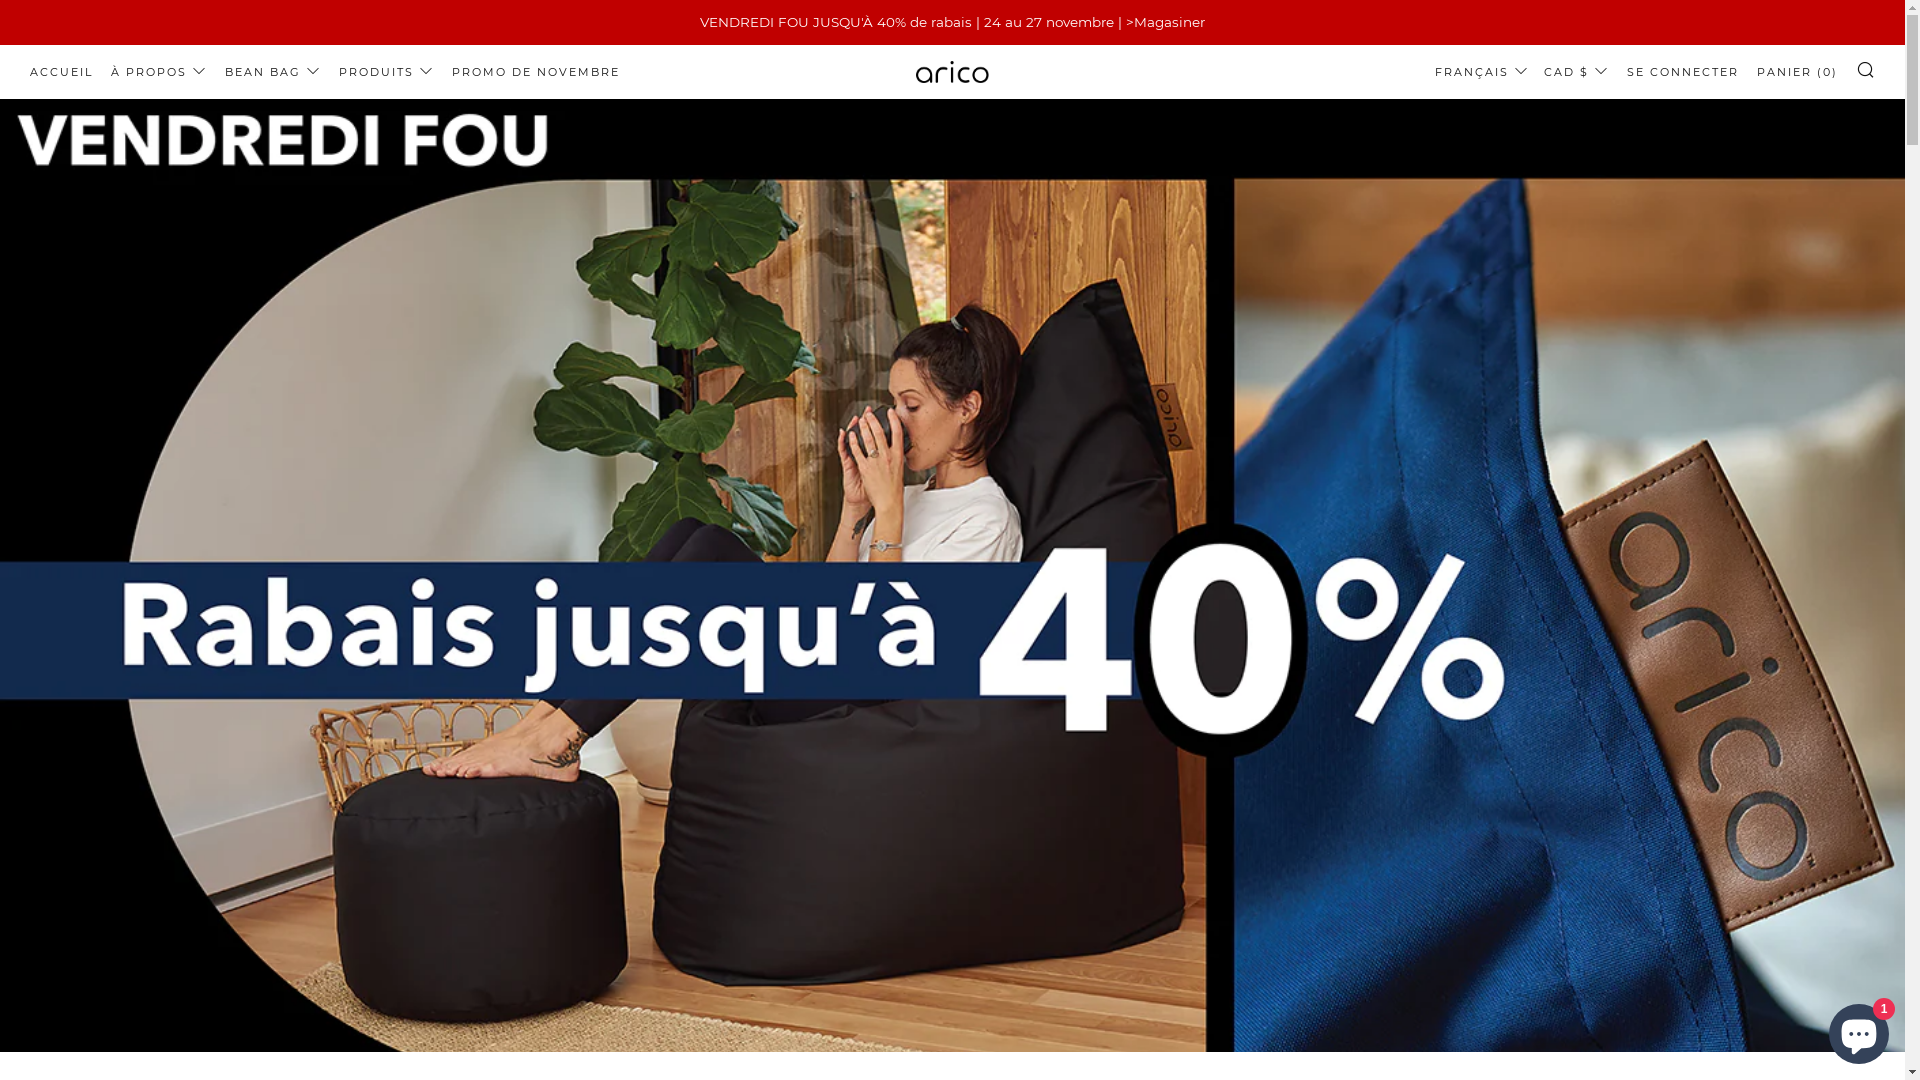 The width and height of the screenshot is (1920, 1080). What do you see at coordinates (29, 71) in the screenshot?
I see `'ACCUEIL'` at bounding box center [29, 71].